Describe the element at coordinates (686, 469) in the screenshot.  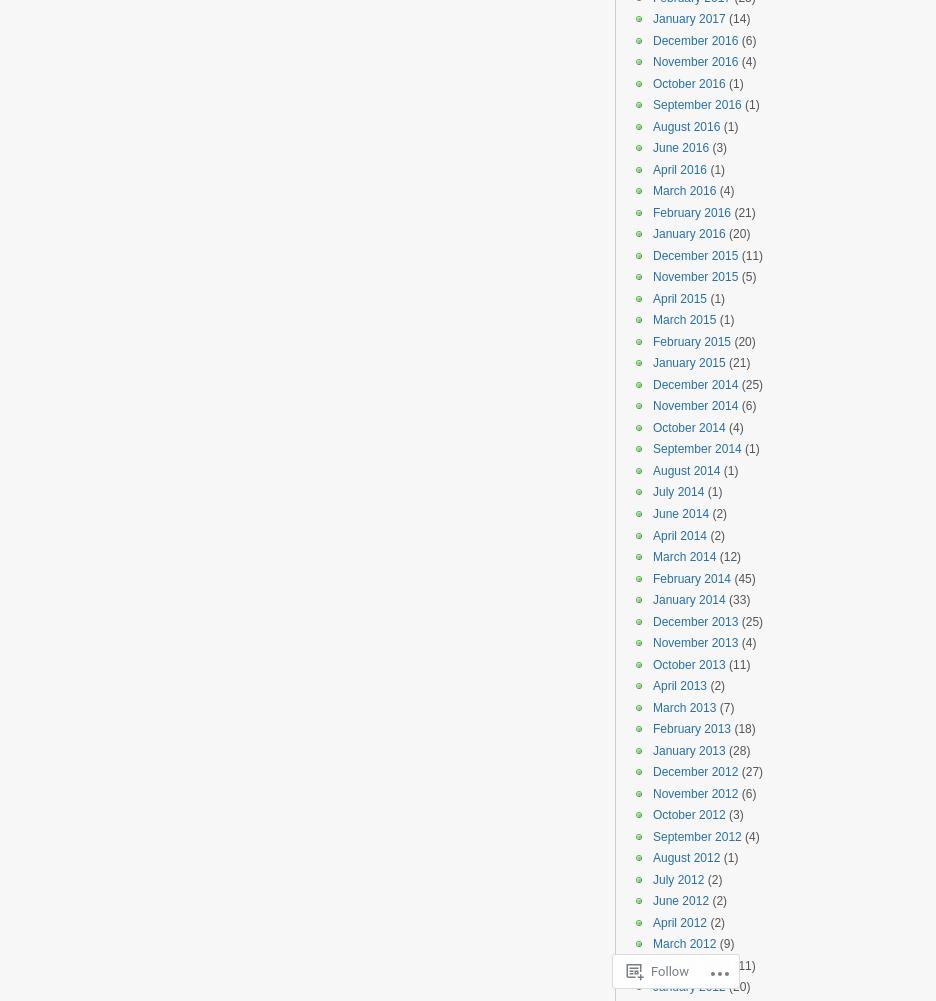
I see `'August 2014'` at that location.